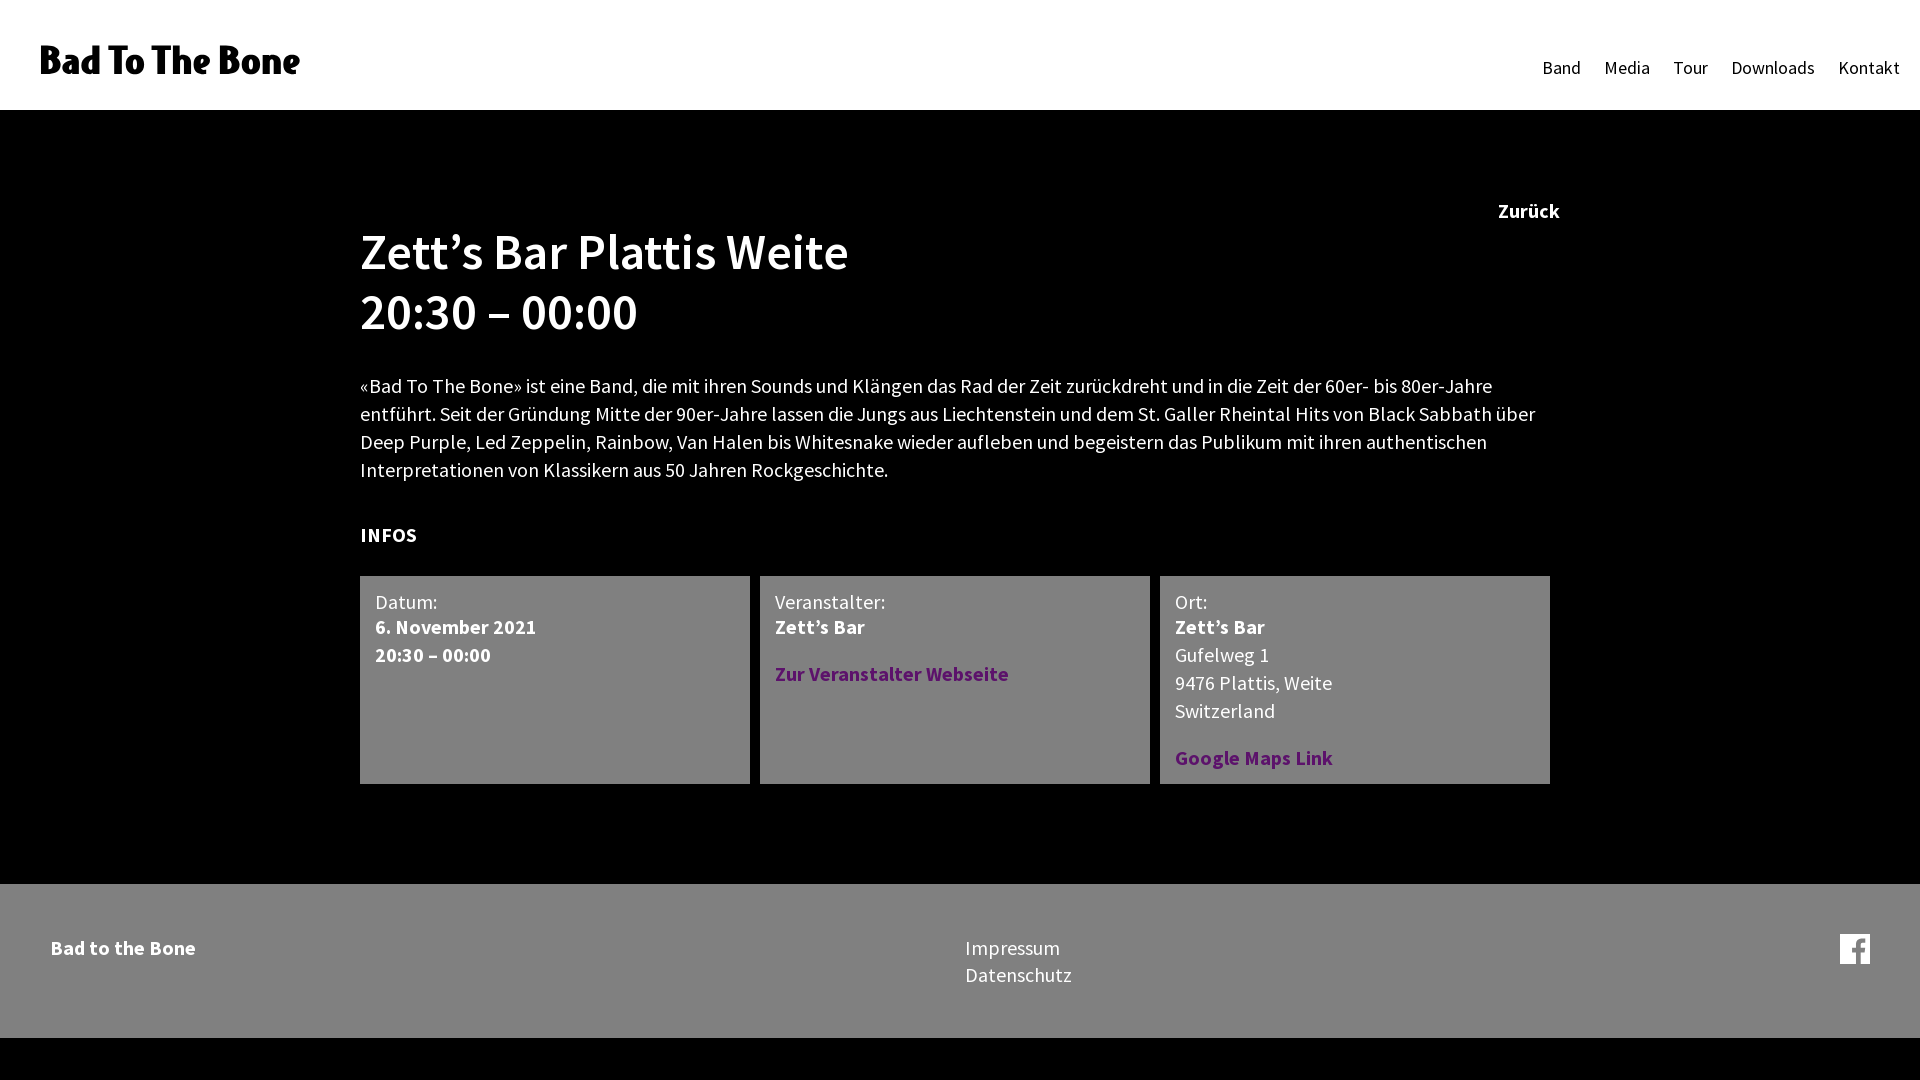  I want to click on 'Zur Veranstalter Webseite', so click(891, 673).